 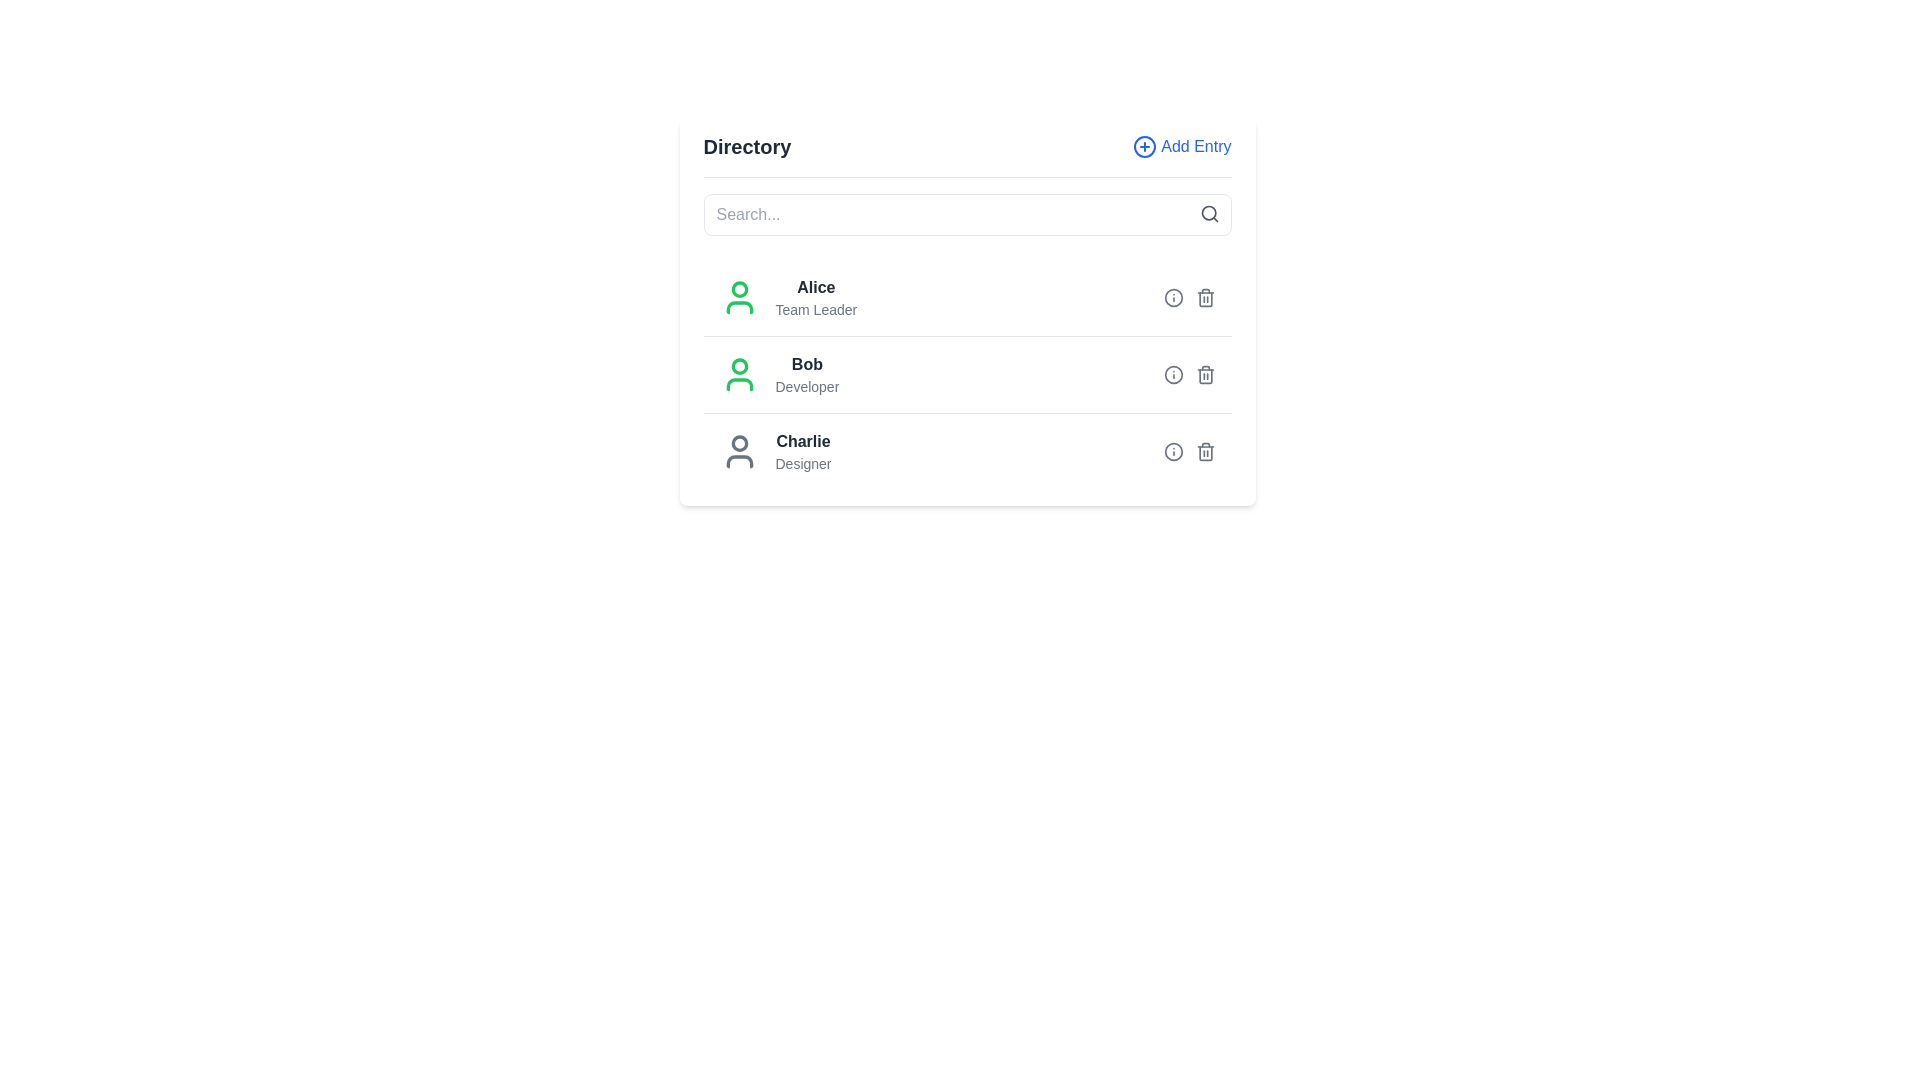 I want to click on the circular graphic element that serves as a decorative part of the user icon, located to the left of the name 'Charlie' in the 'Directory' section, so click(x=738, y=442).